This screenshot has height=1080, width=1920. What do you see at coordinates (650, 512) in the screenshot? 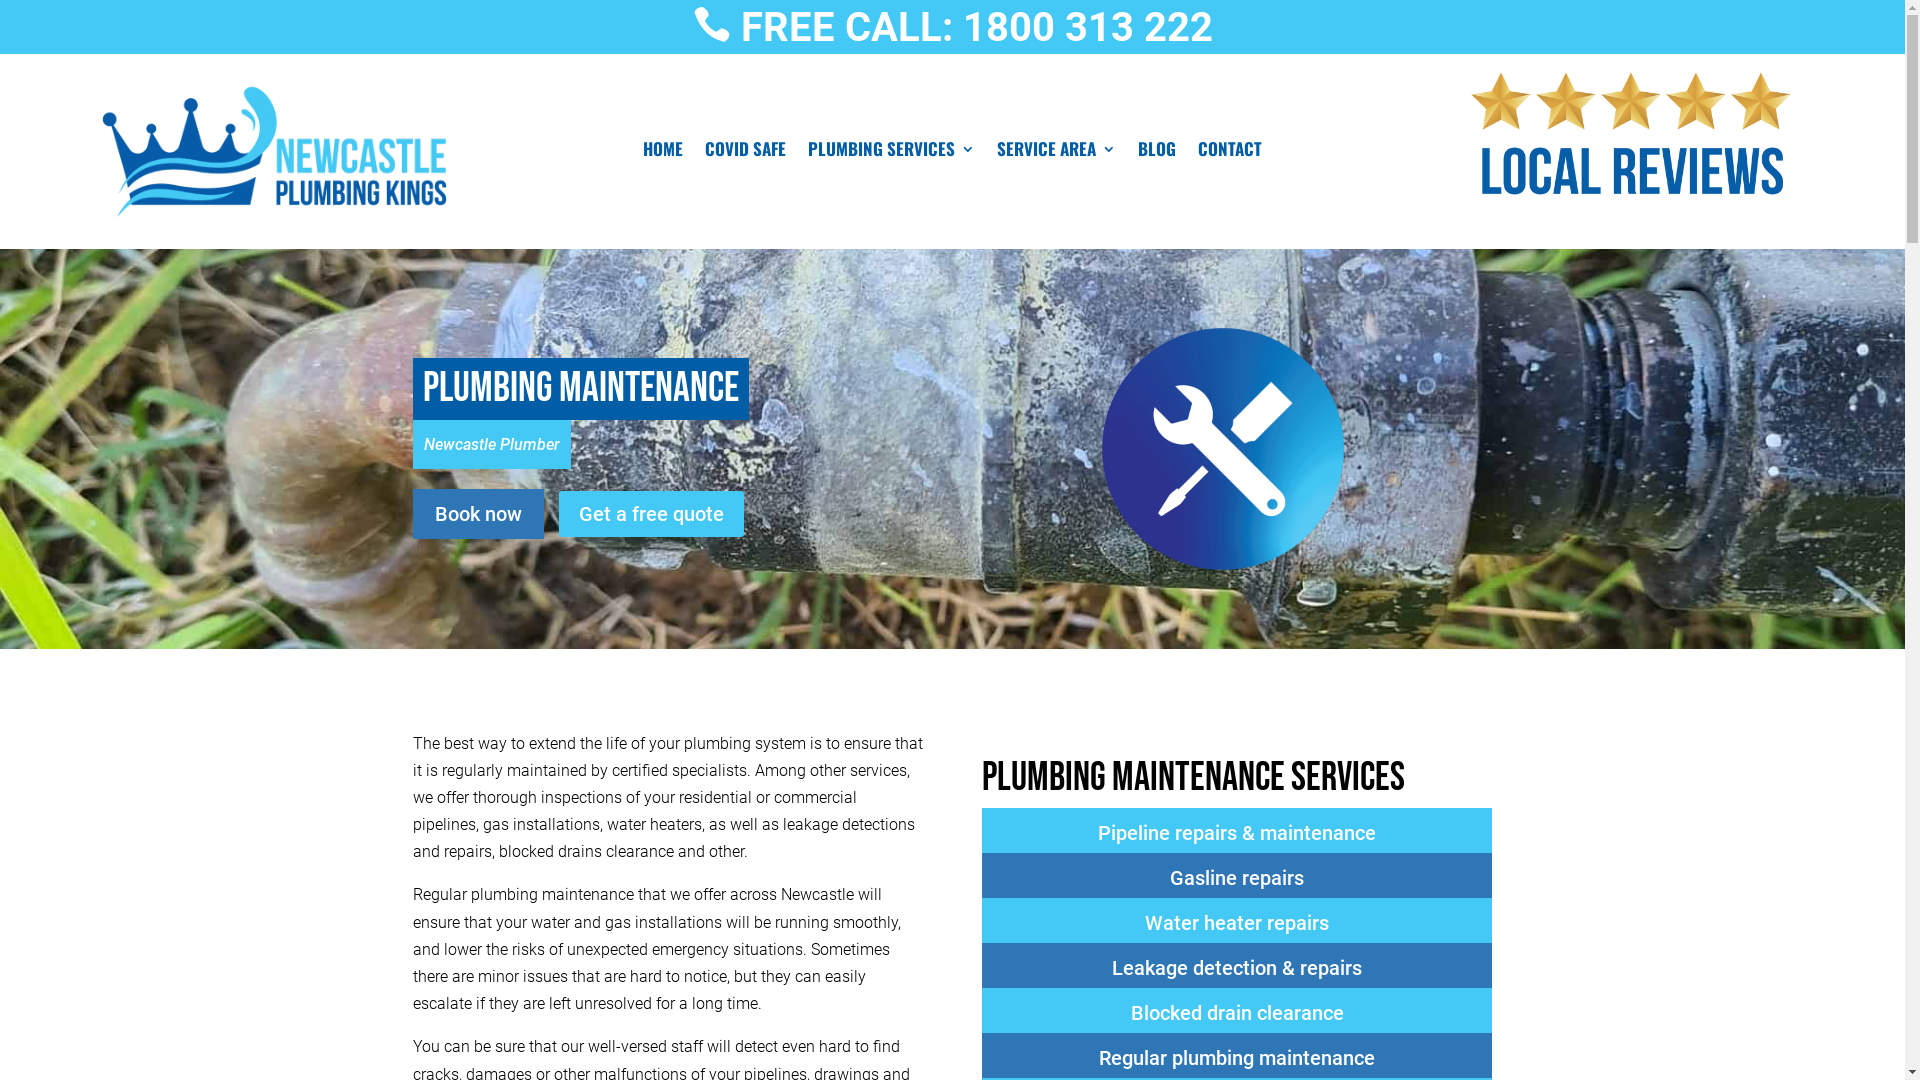
I see `'Get a free quote'` at bounding box center [650, 512].